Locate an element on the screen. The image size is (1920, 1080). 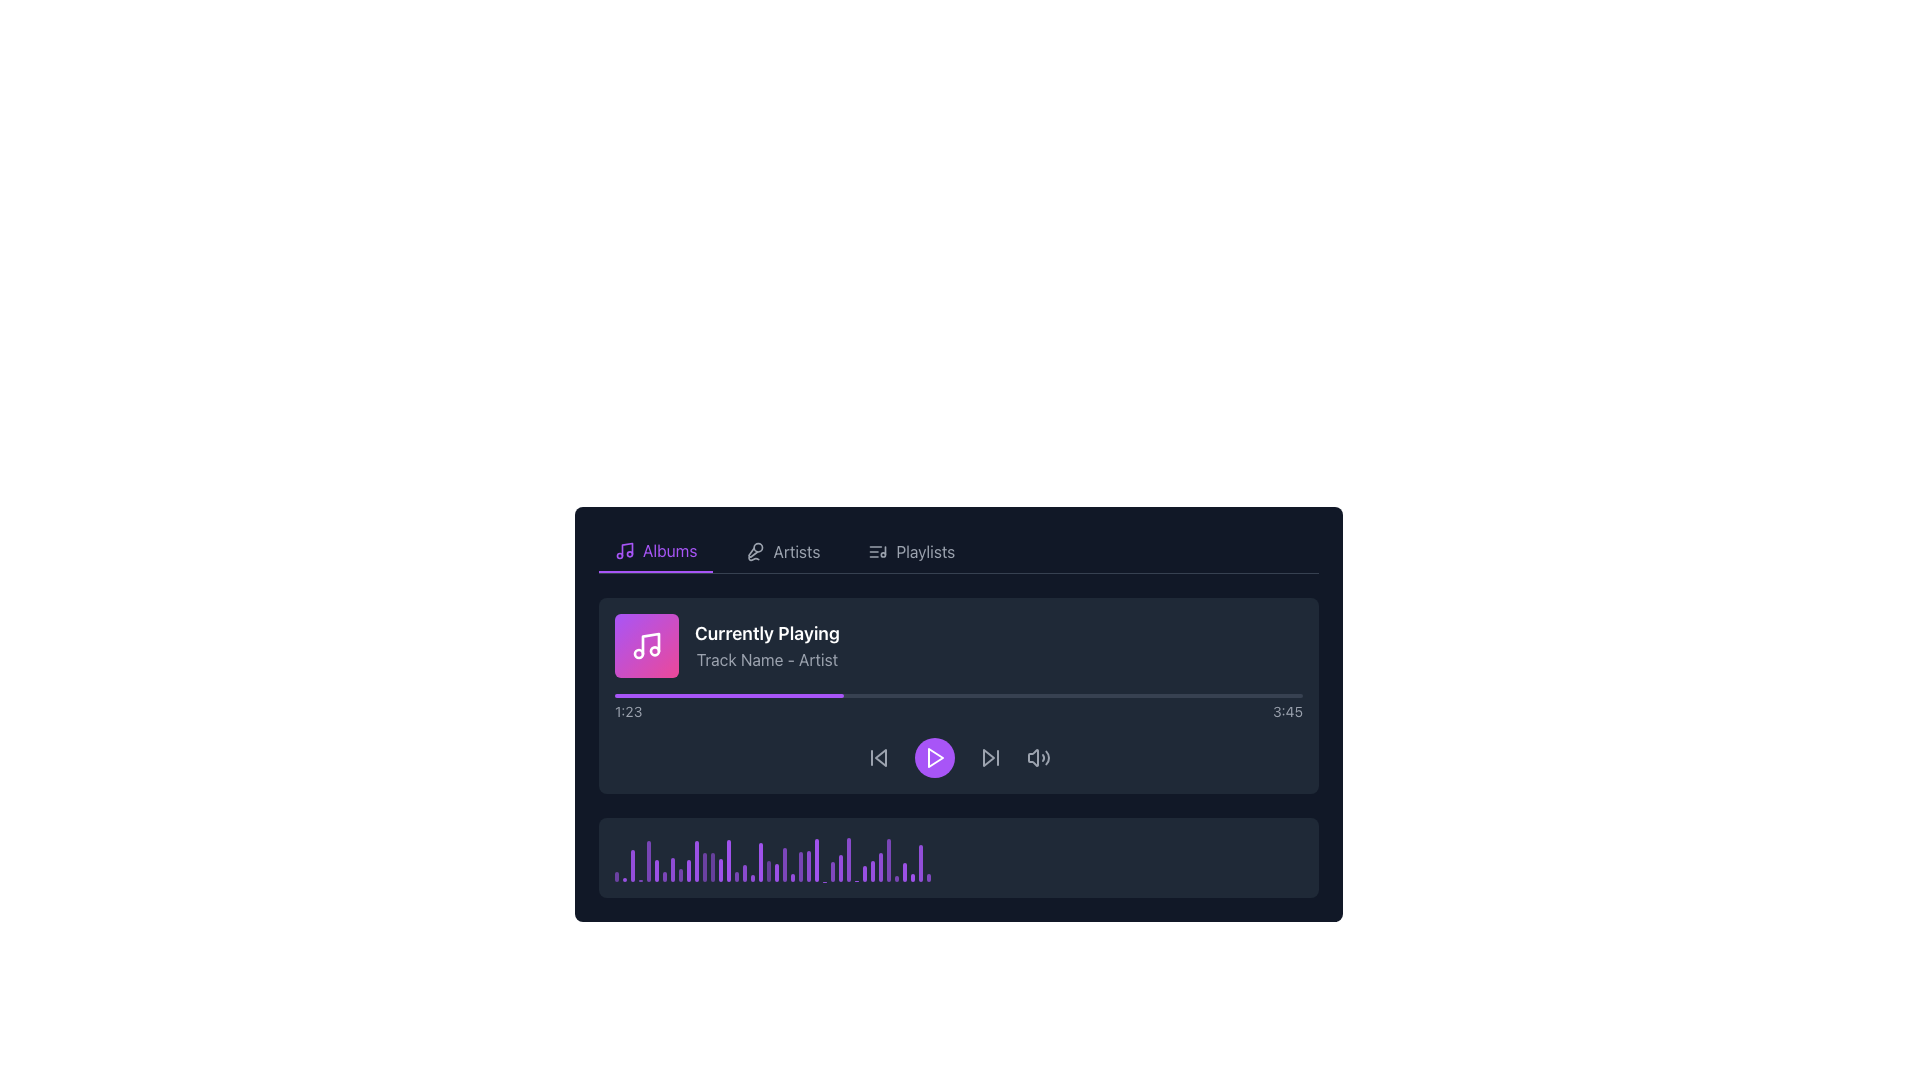
playback progress is located at coordinates (828, 694).